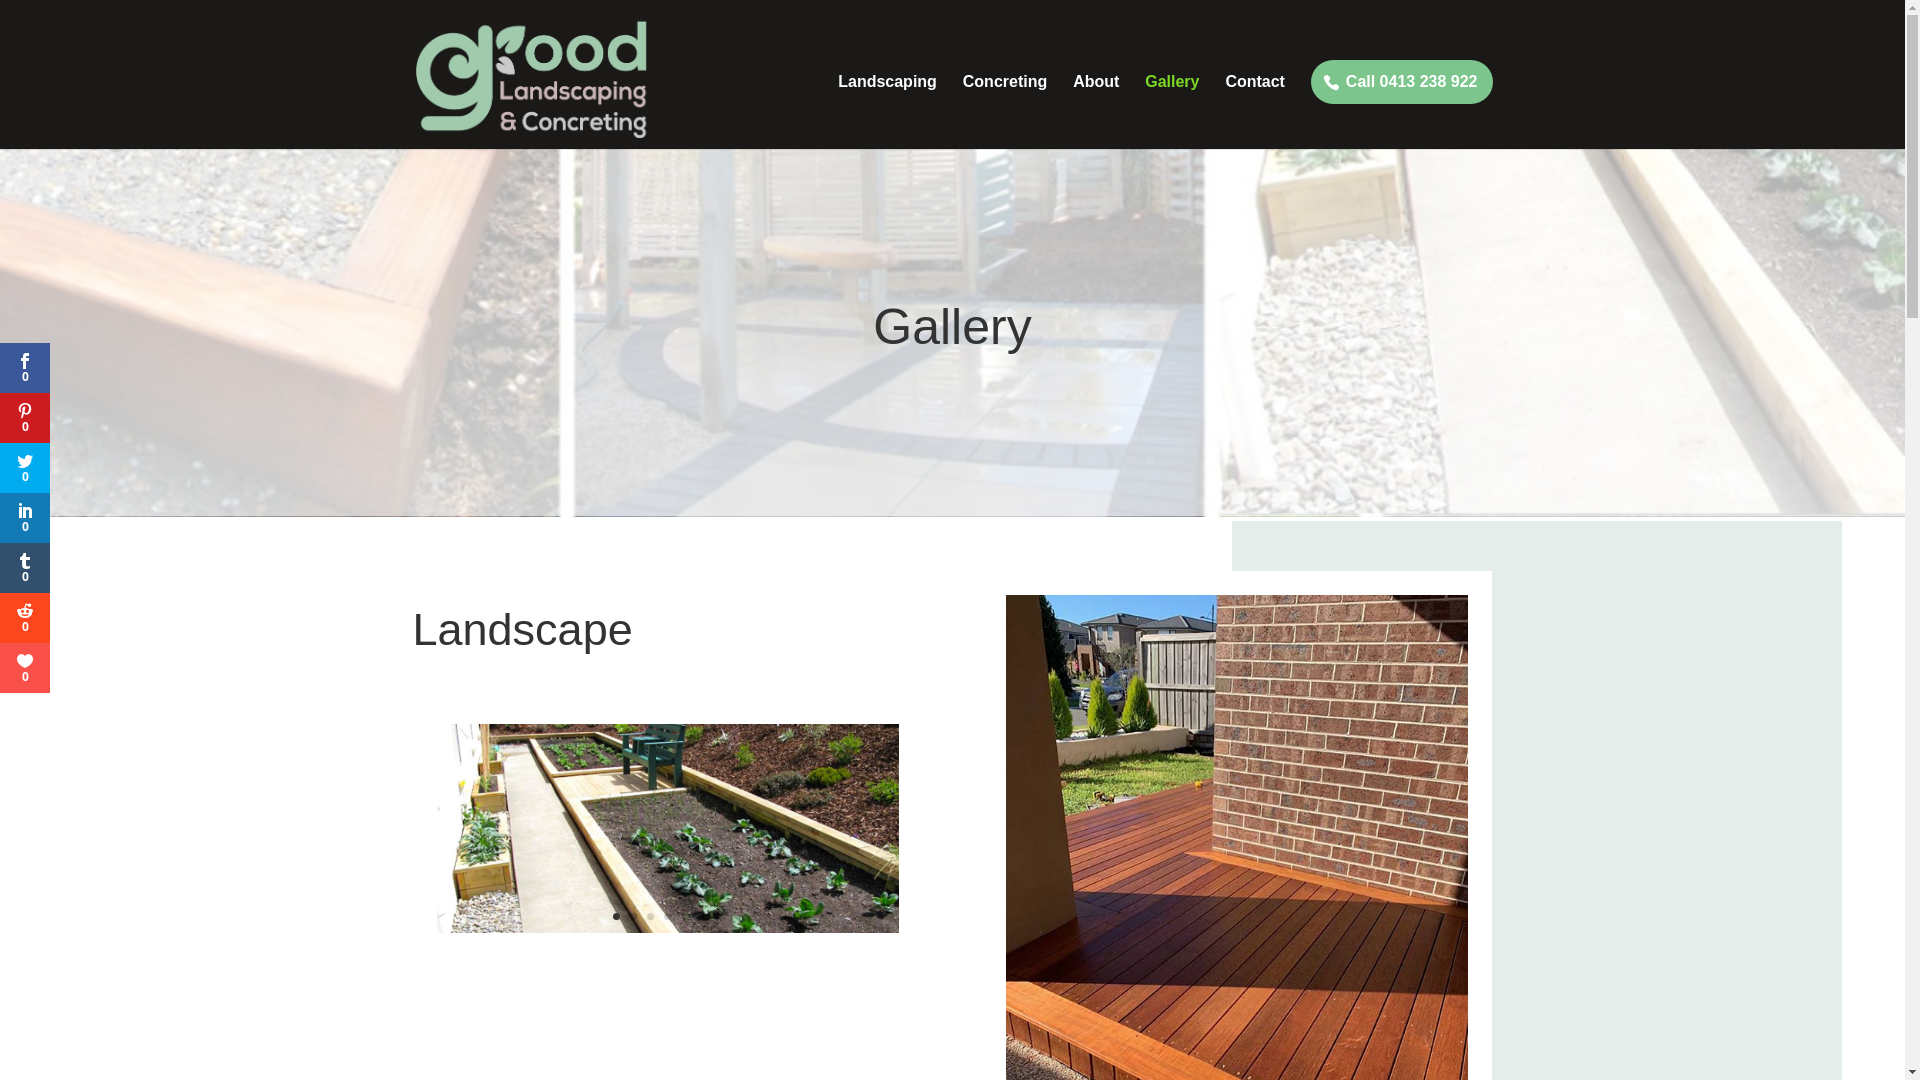  I want to click on 'Call 0413 238 922', so click(1400, 80).